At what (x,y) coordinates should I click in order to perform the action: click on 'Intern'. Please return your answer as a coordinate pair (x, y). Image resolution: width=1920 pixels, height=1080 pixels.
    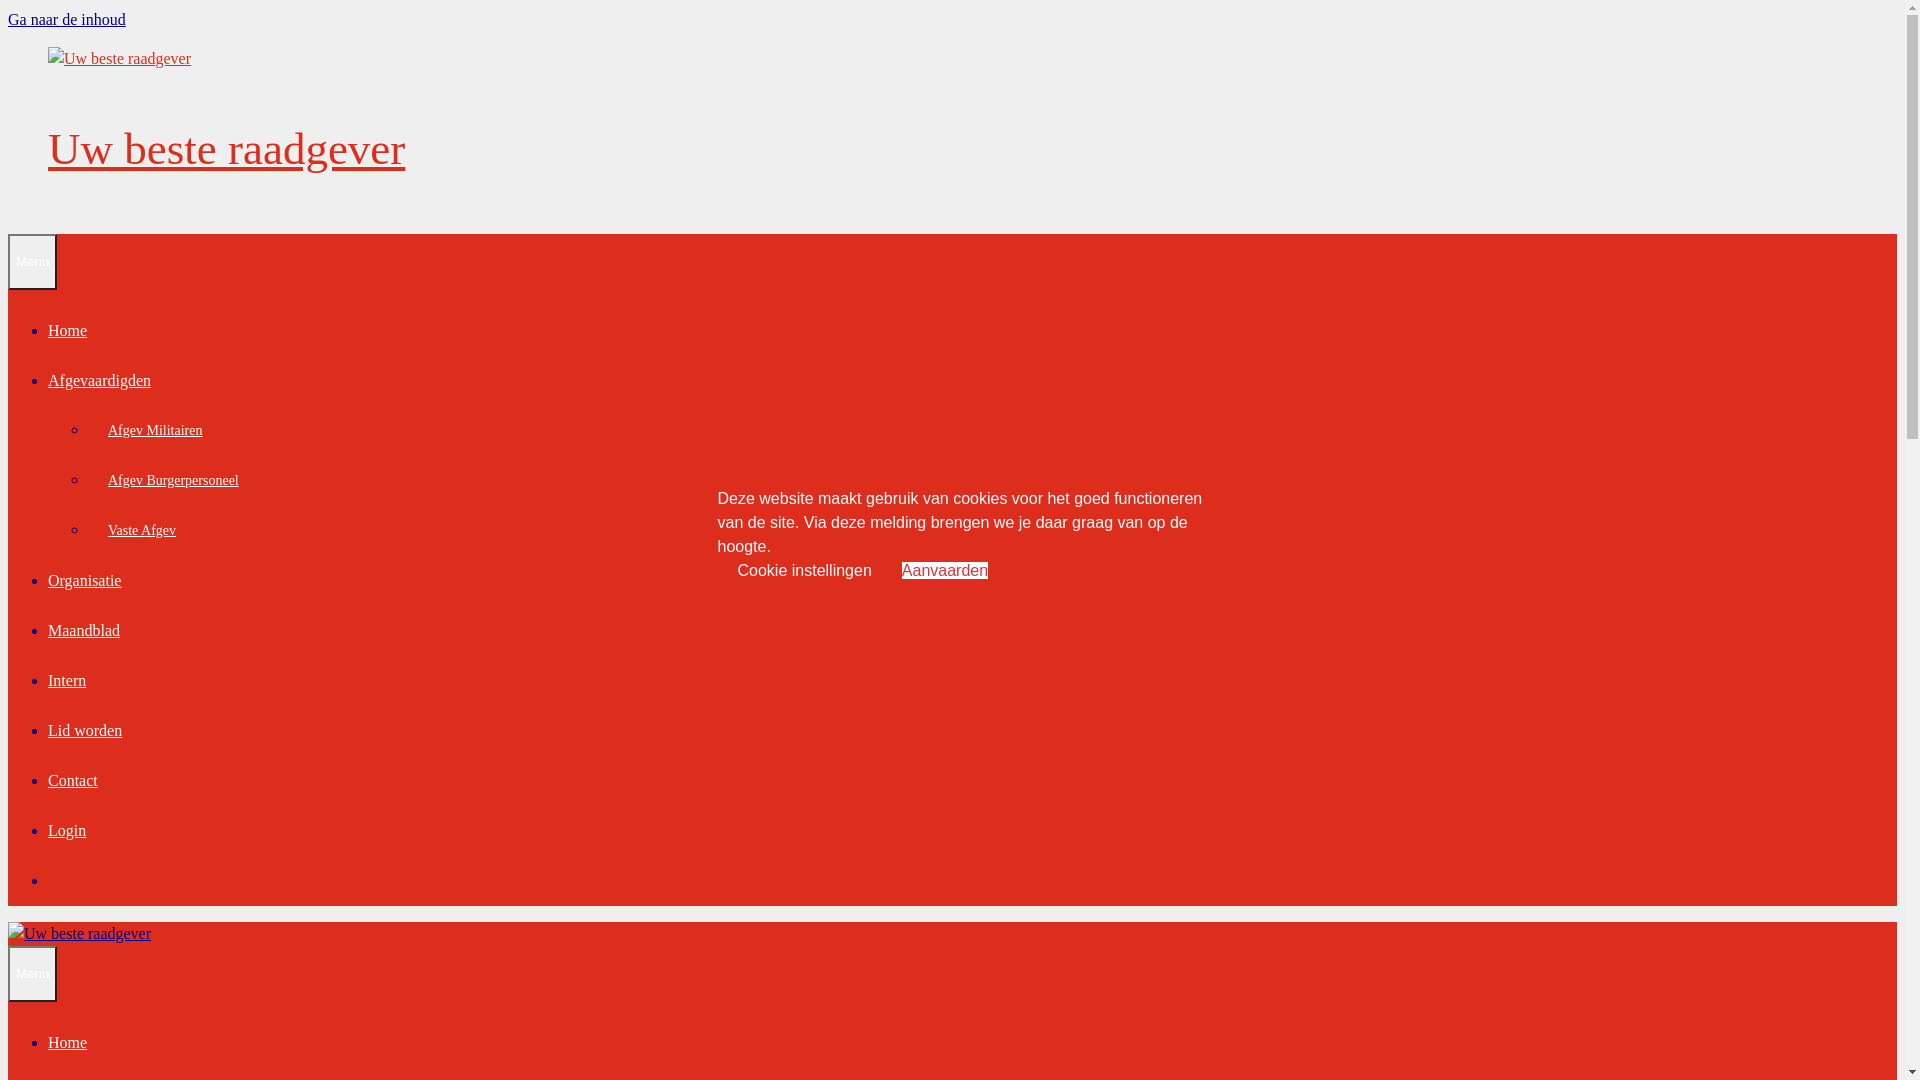
    Looking at the image, I should click on (67, 679).